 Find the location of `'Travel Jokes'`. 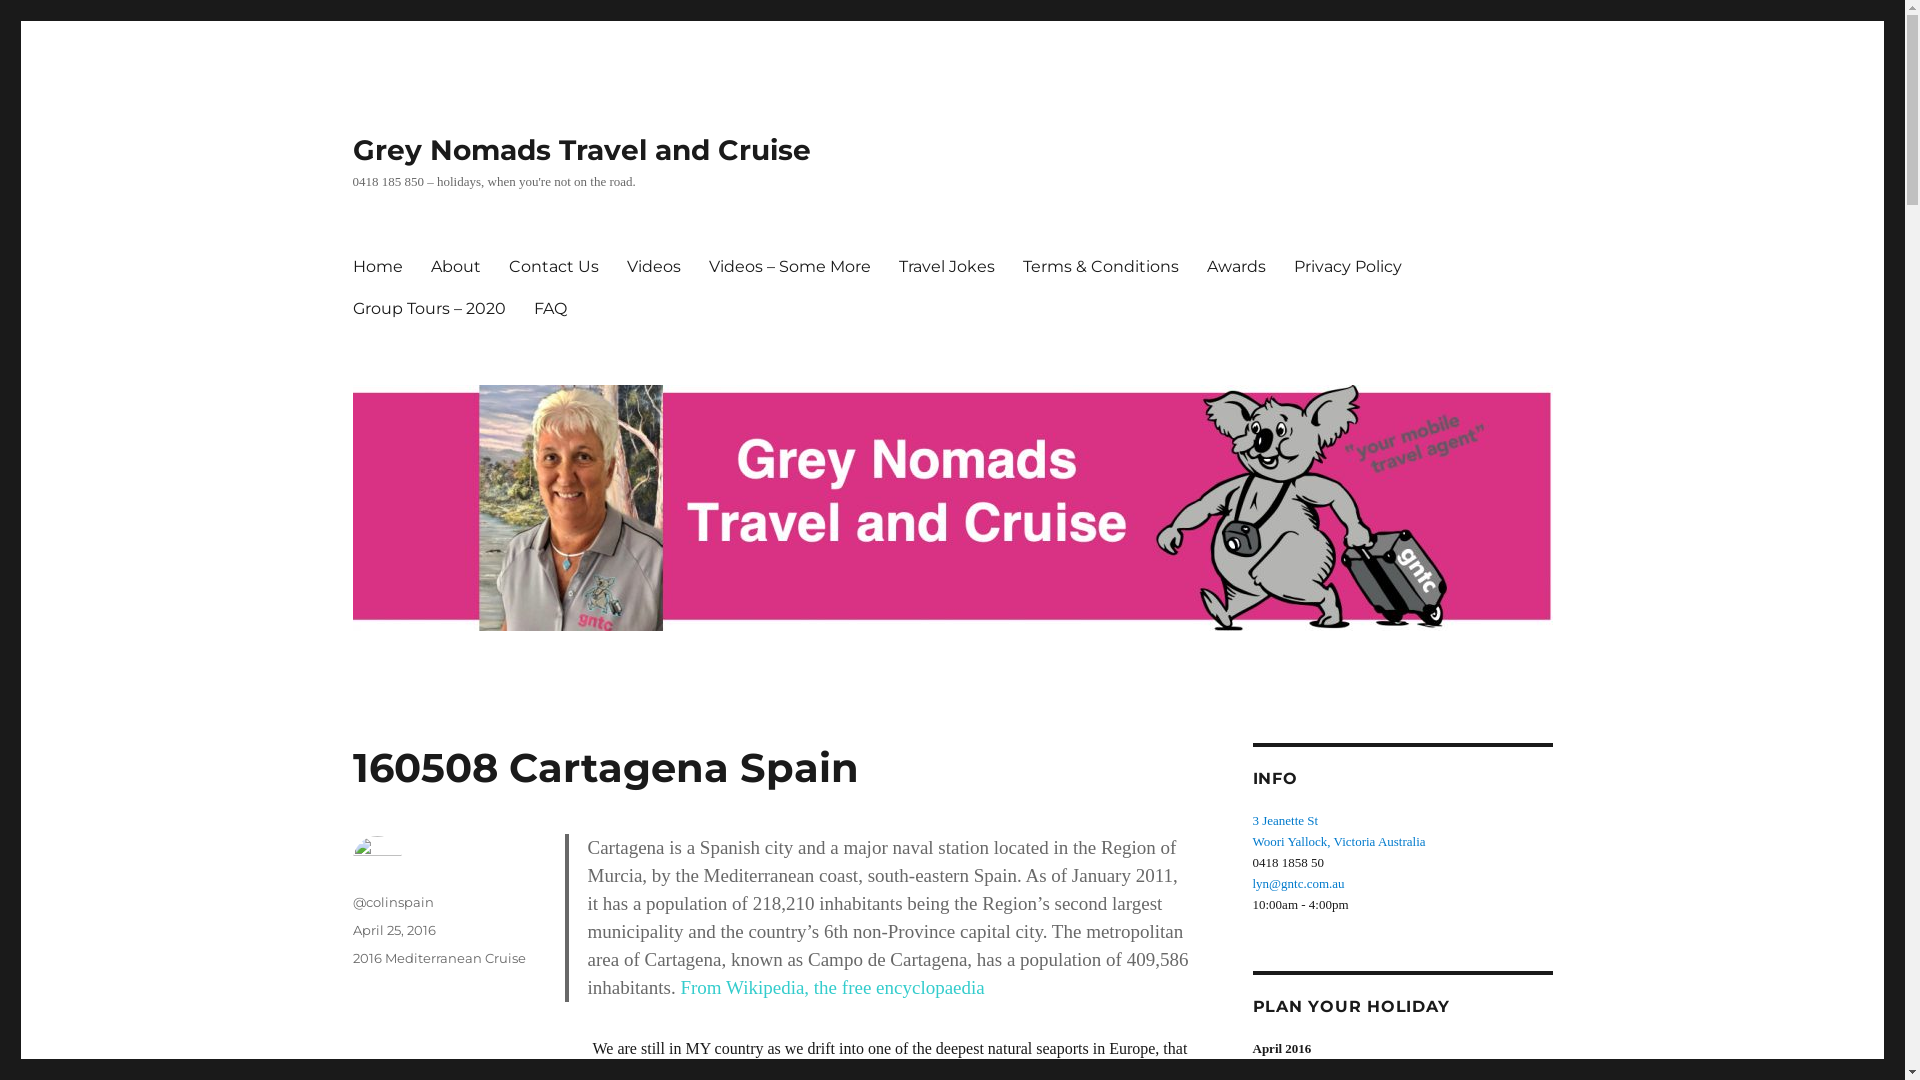

'Travel Jokes' is located at coordinates (944, 265).